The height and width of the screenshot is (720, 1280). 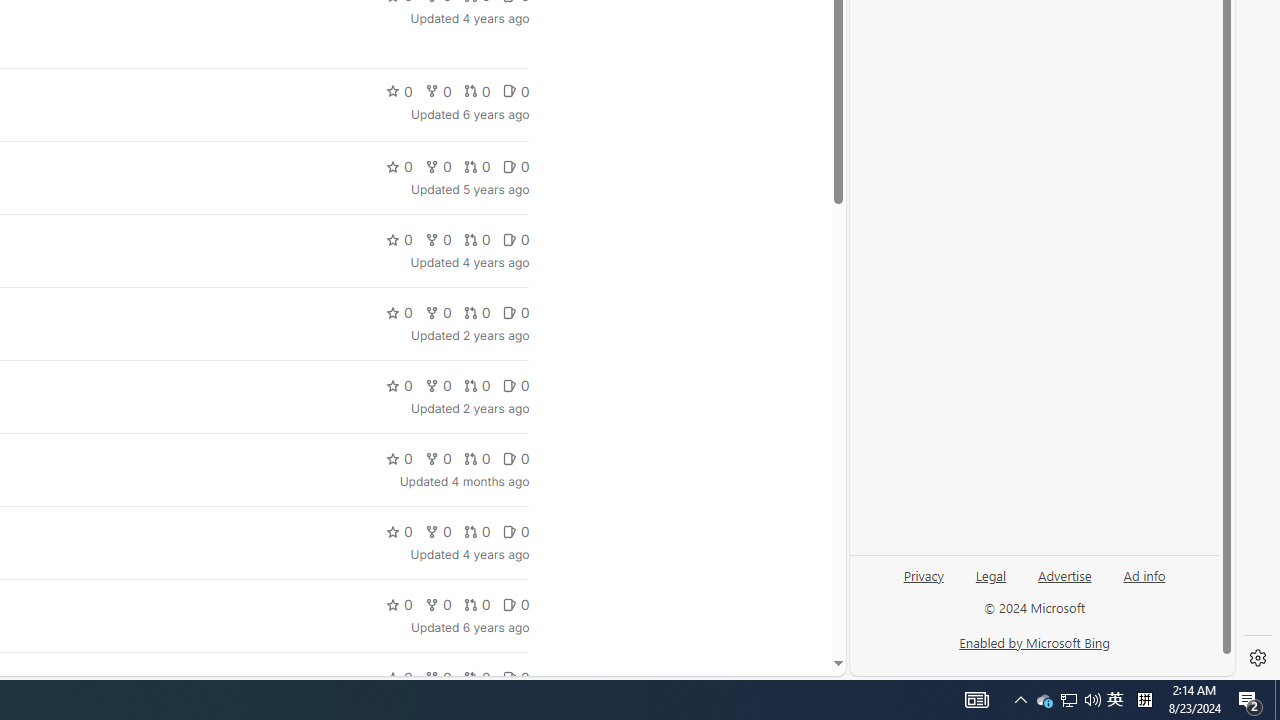 I want to click on 'Class: s14 gl-mr-2', so click(x=509, y=676).